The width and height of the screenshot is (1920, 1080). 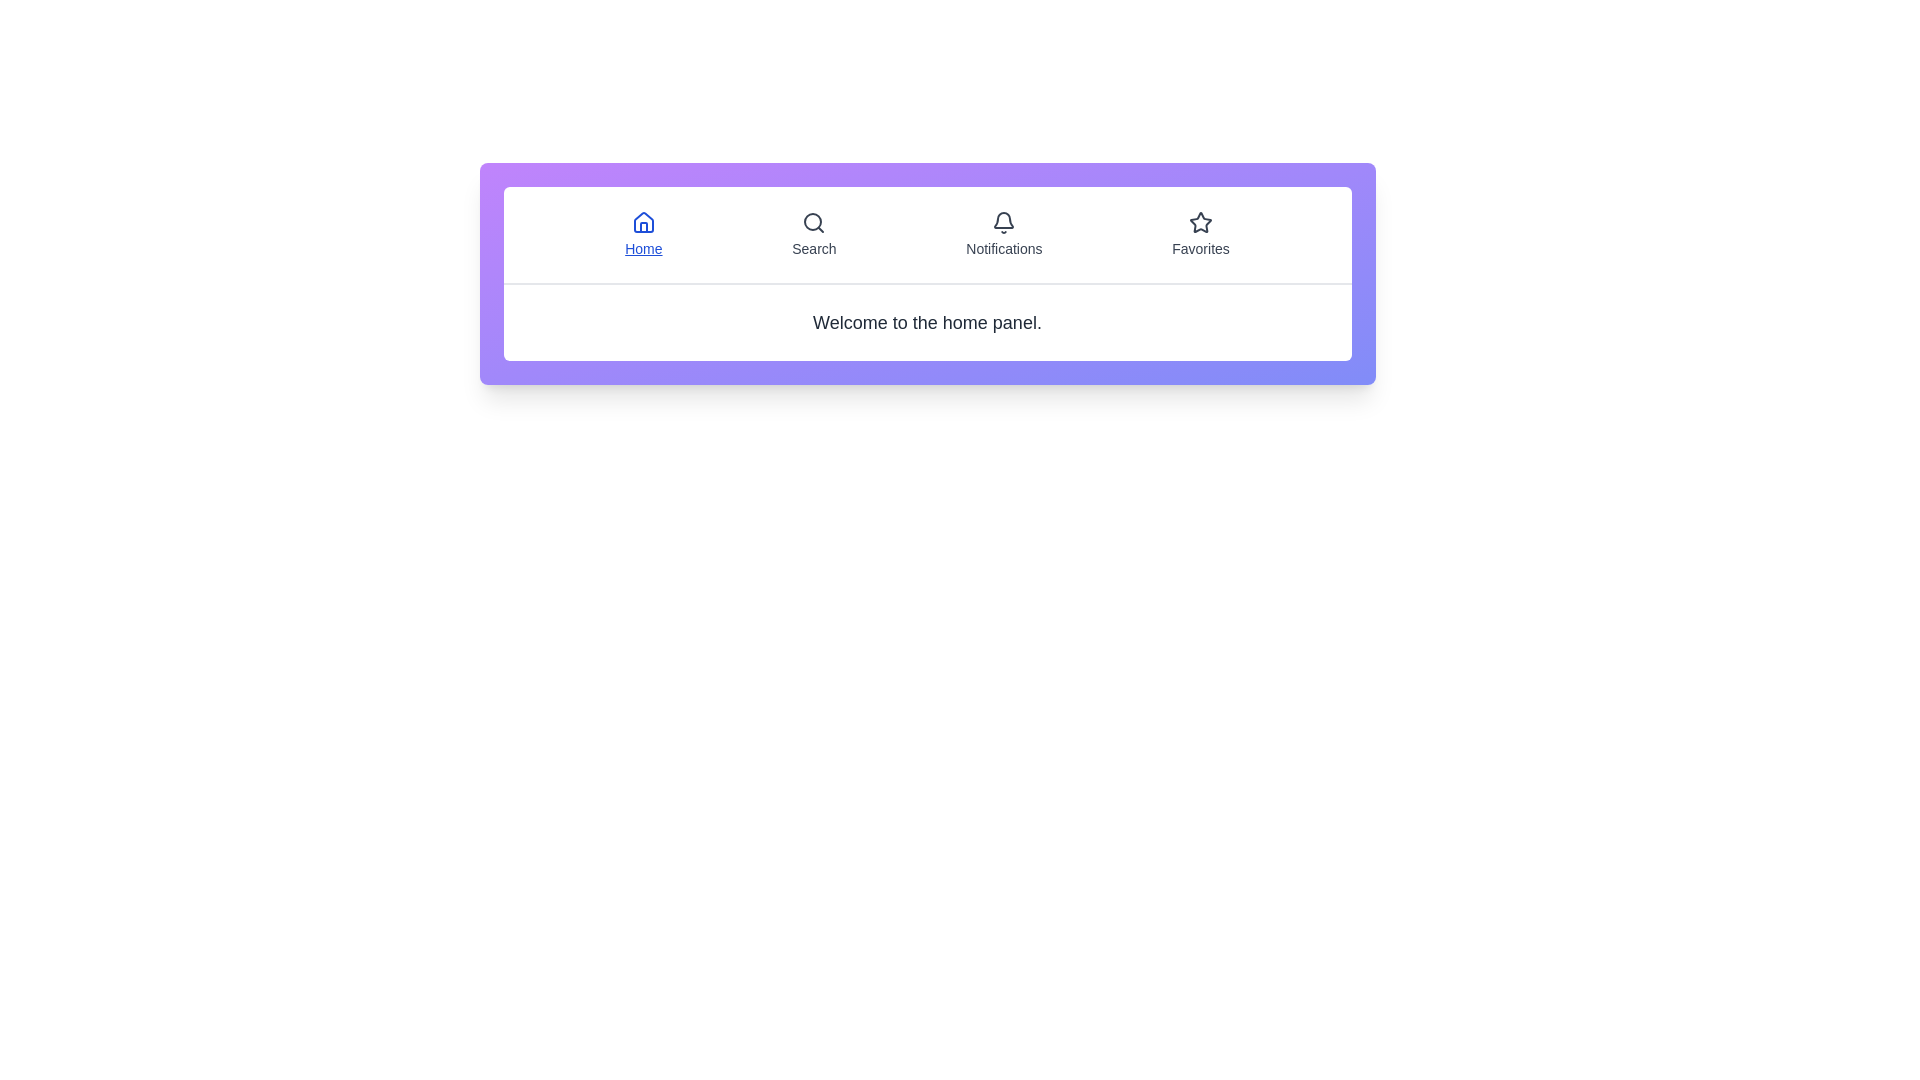 What do you see at coordinates (814, 234) in the screenshot?
I see `the tab labeled Search` at bounding box center [814, 234].